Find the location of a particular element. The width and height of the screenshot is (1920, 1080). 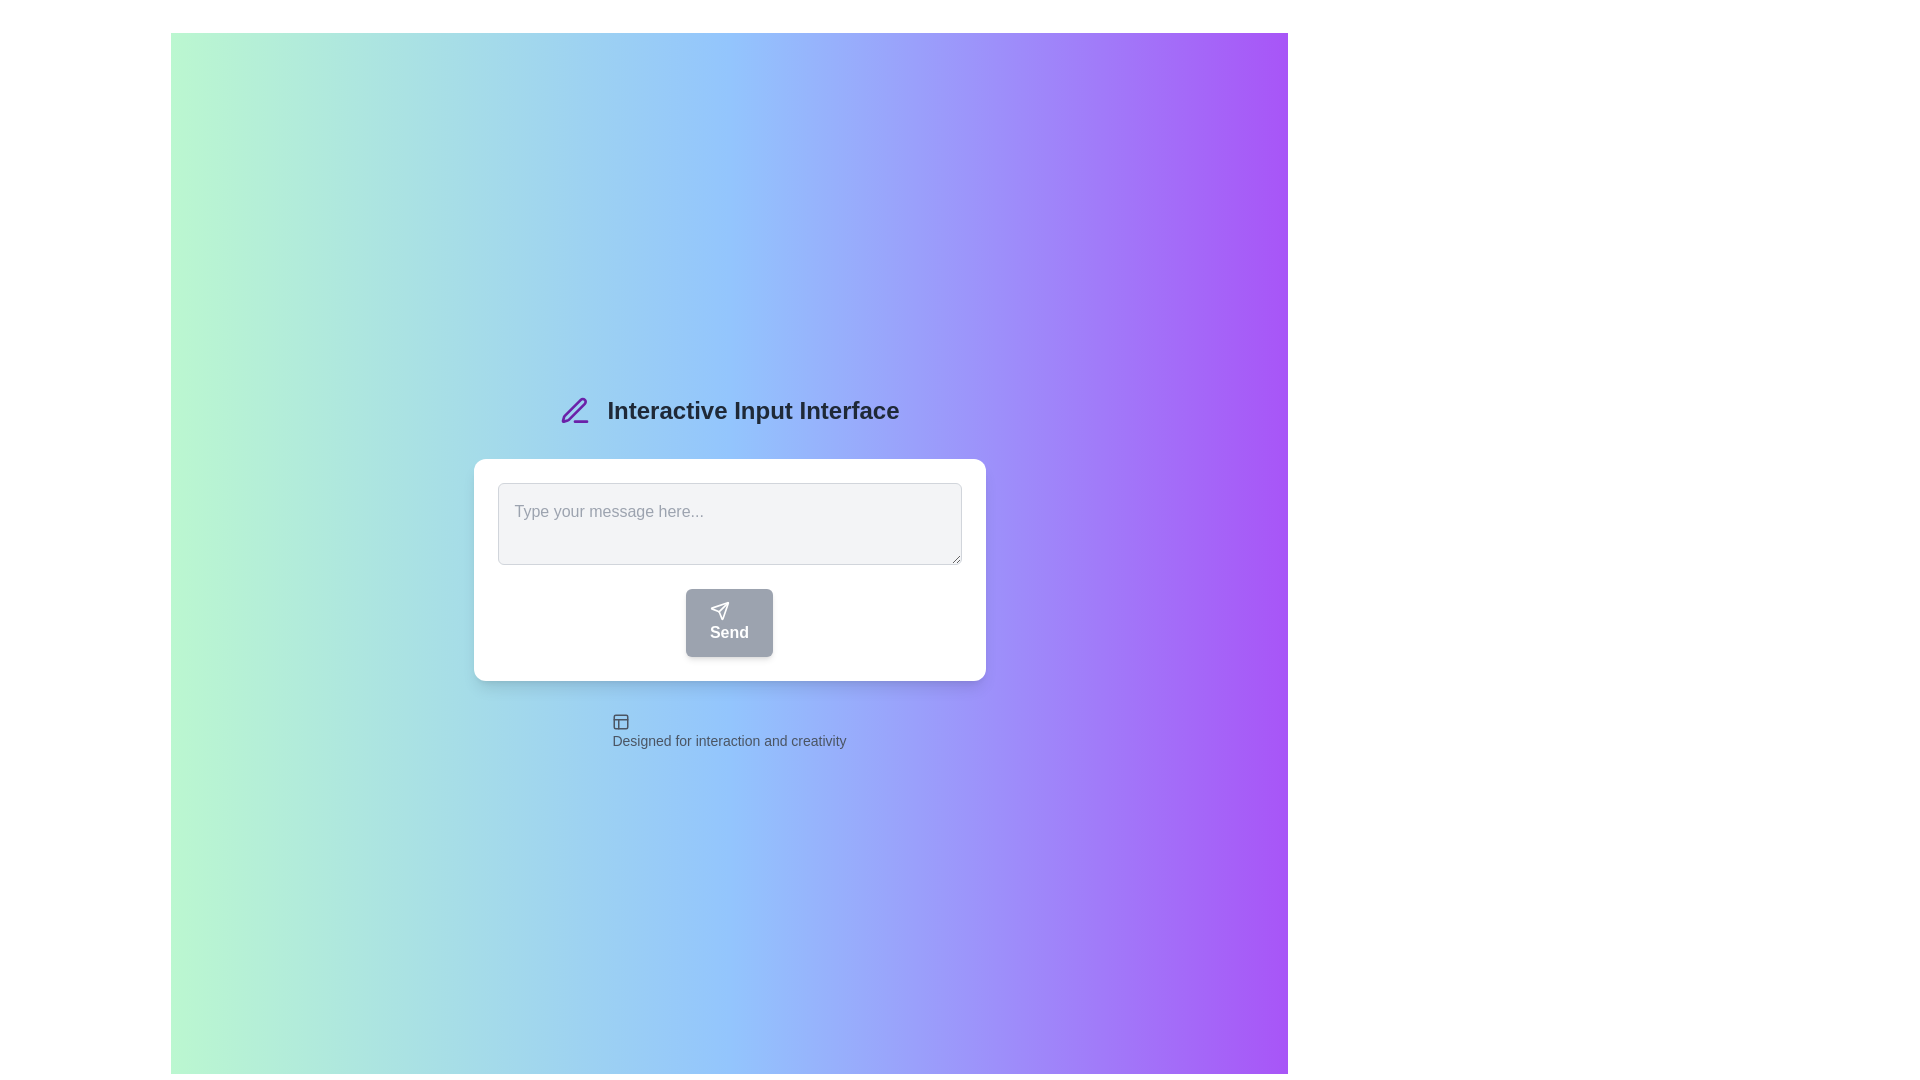

the icon resembling a layout grid with a diagonal division and an L-shape subdivision, located to the left of the text 'Designed for interaction and creativity' is located at coordinates (620, 721).